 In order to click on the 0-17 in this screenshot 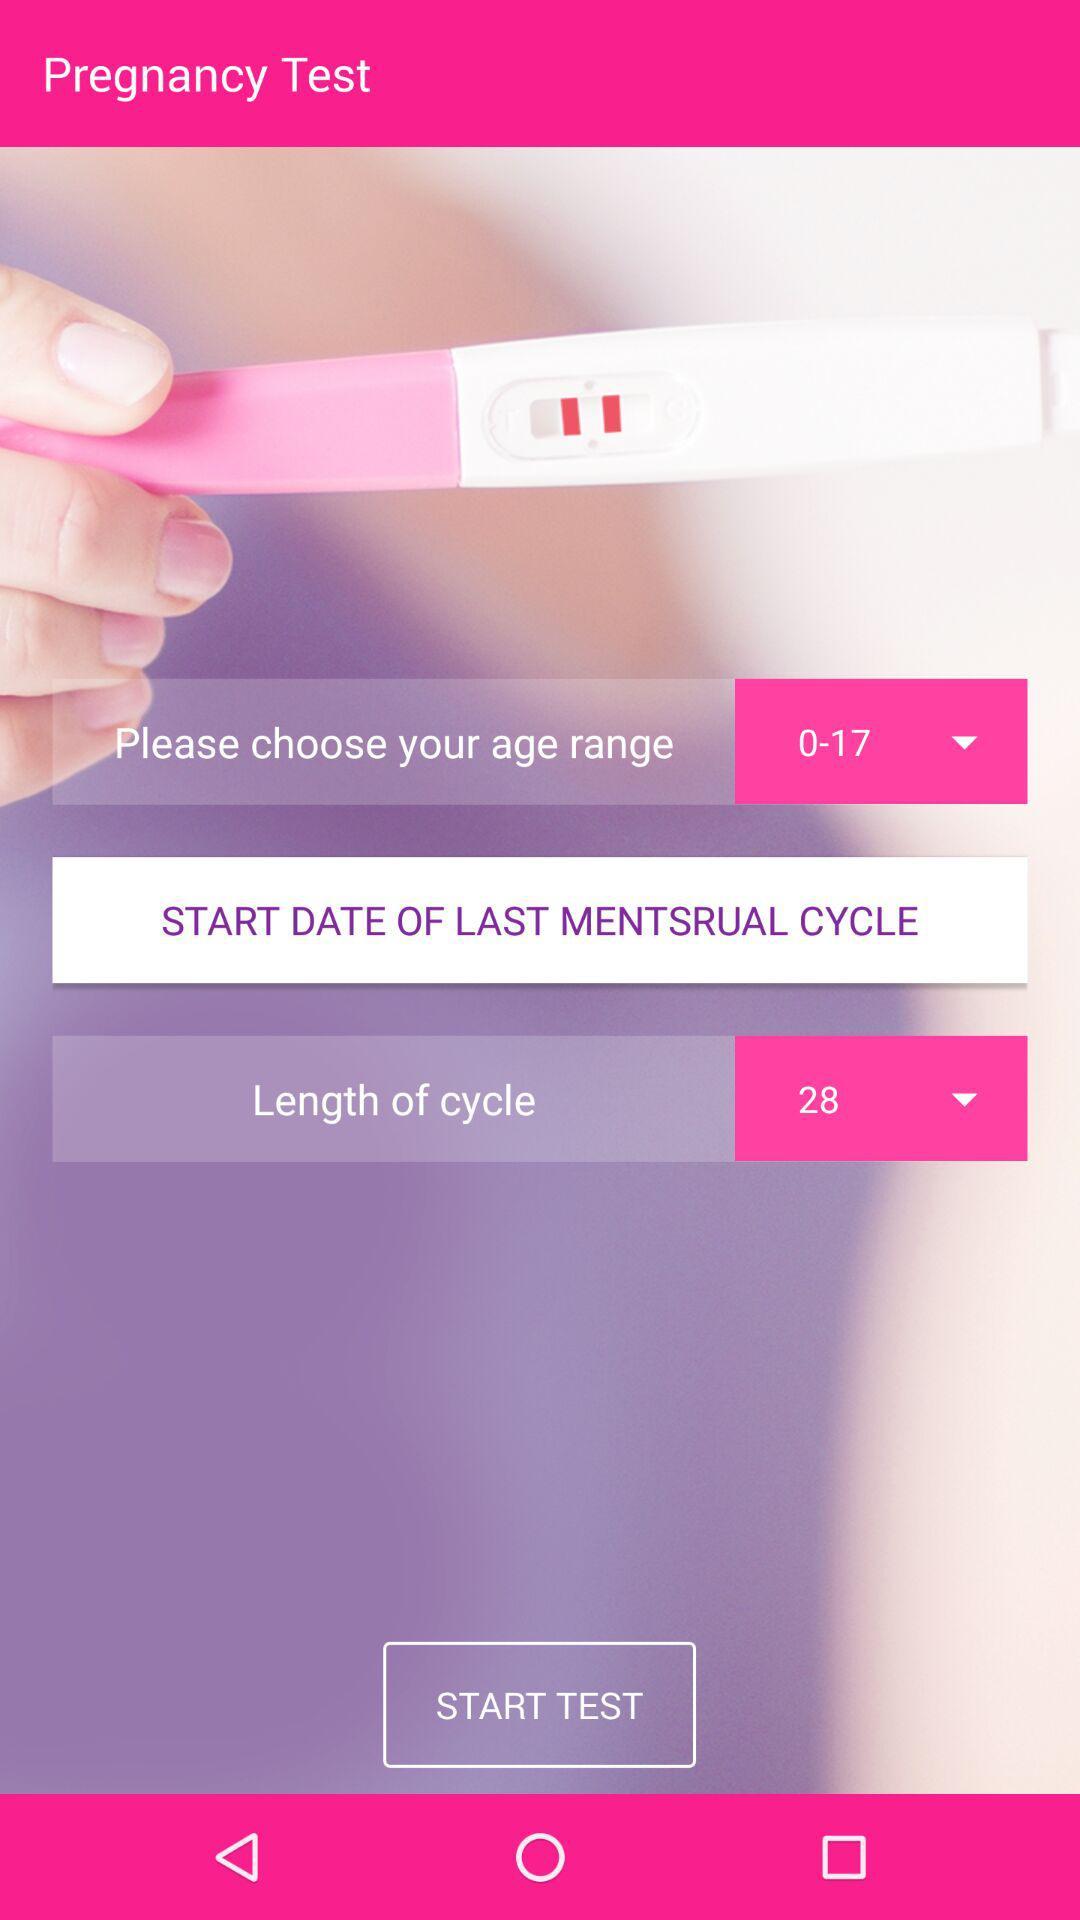, I will do `click(880, 740)`.